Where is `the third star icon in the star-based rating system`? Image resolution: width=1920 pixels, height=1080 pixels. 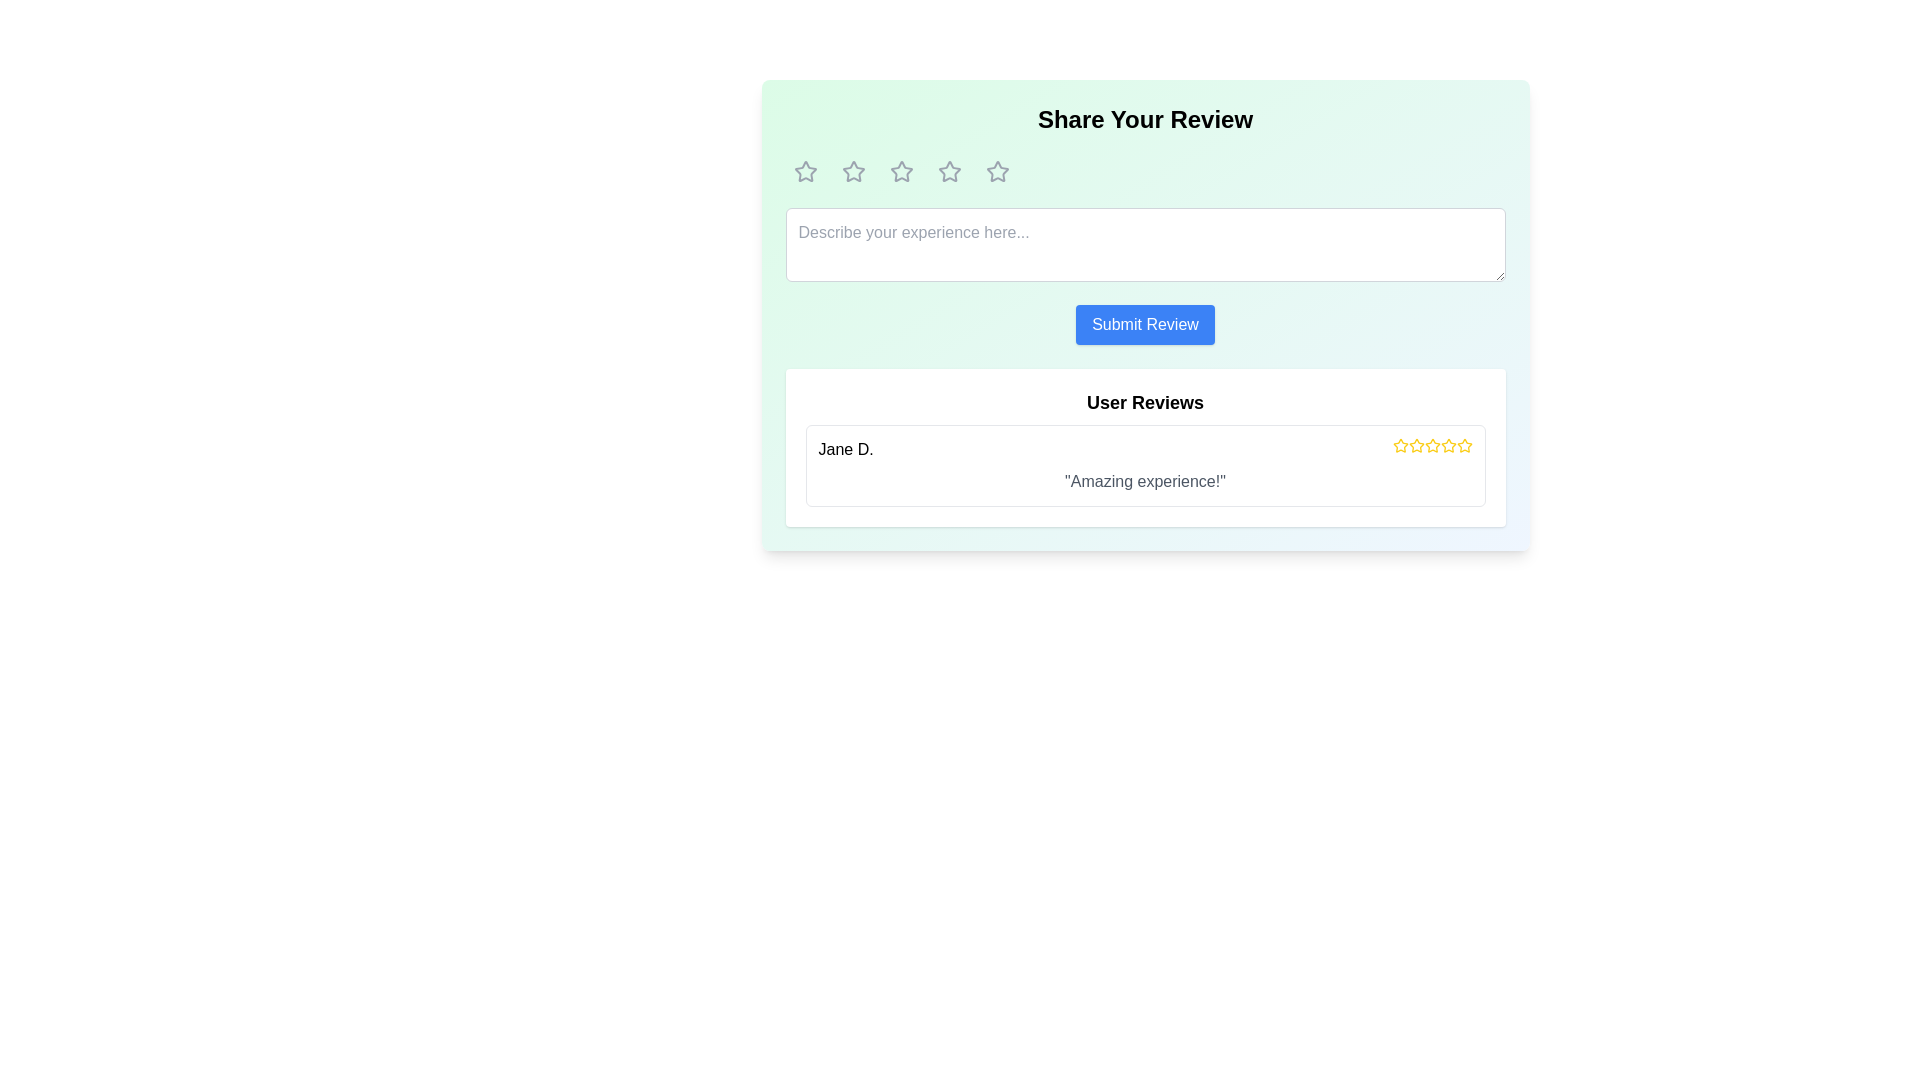
the third star icon in the star-based rating system is located at coordinates (948, 170).